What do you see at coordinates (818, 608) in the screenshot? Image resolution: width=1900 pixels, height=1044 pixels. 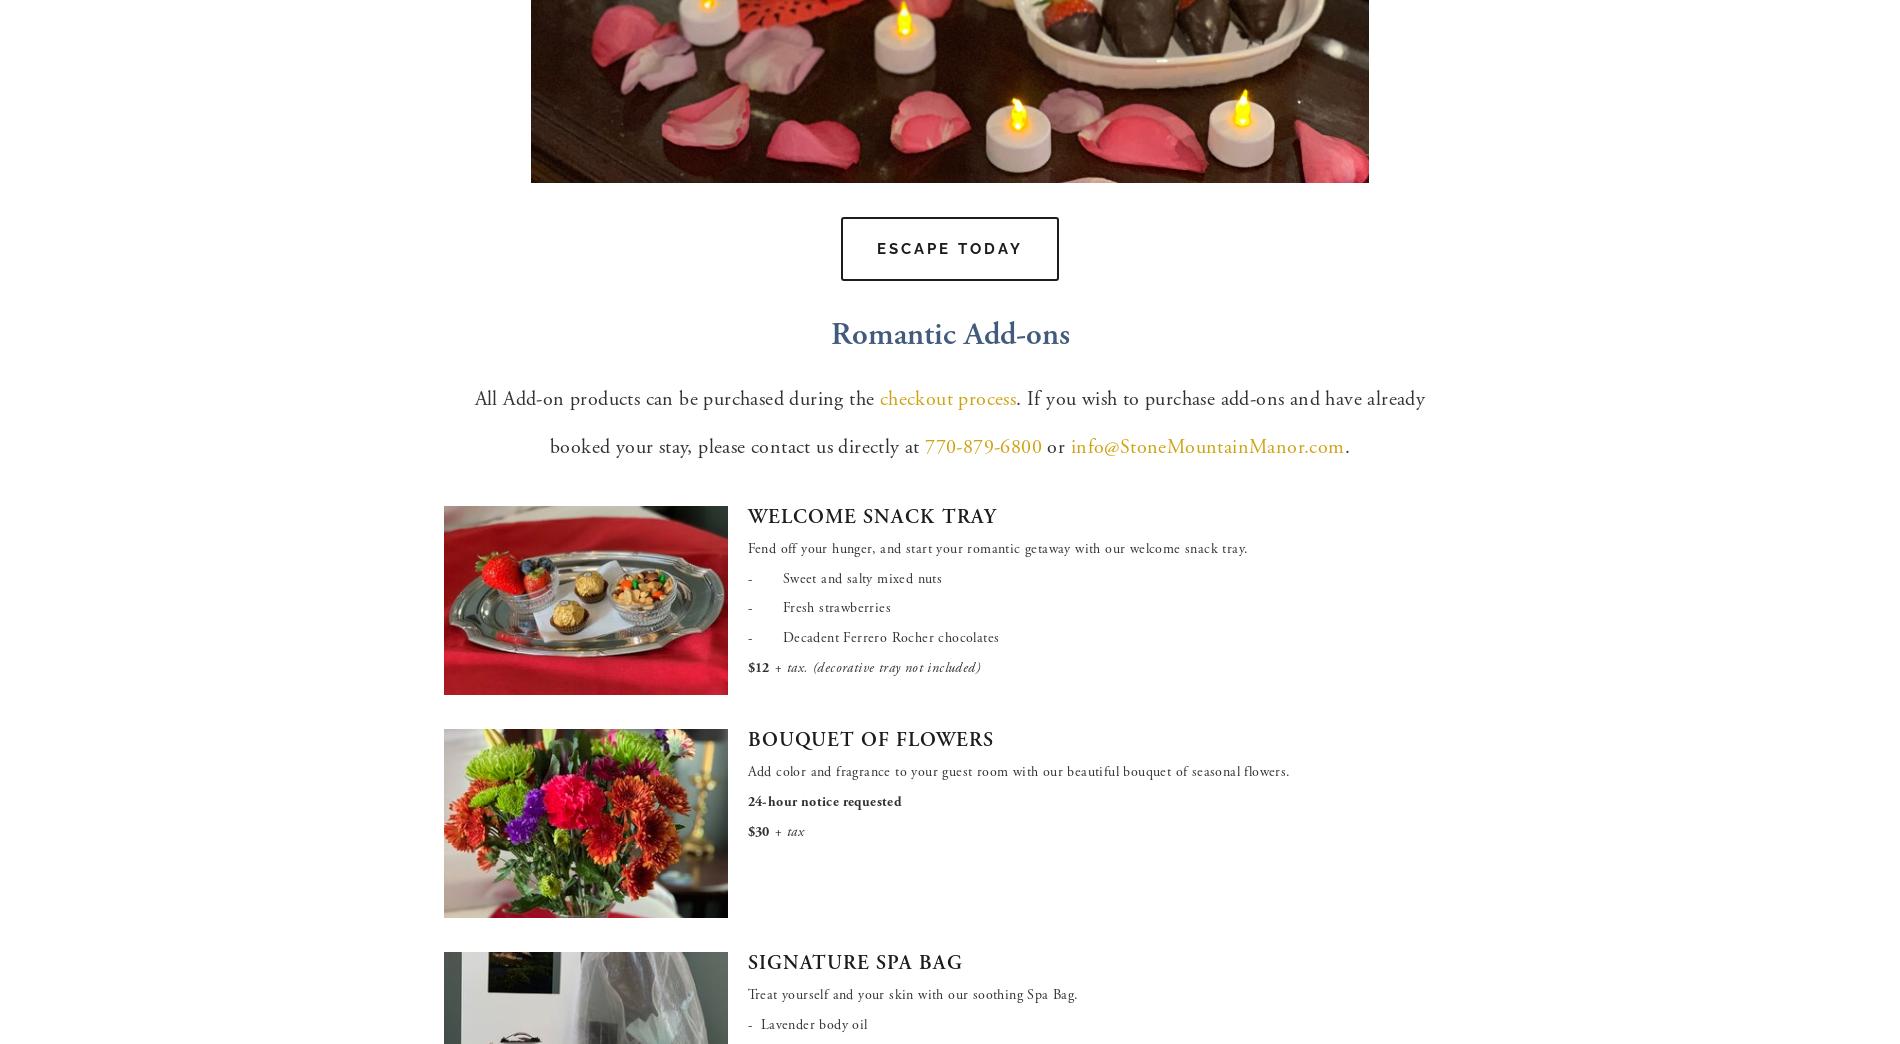 I see `'-       Fresh strawberries'` at bounding box center [818, 608].